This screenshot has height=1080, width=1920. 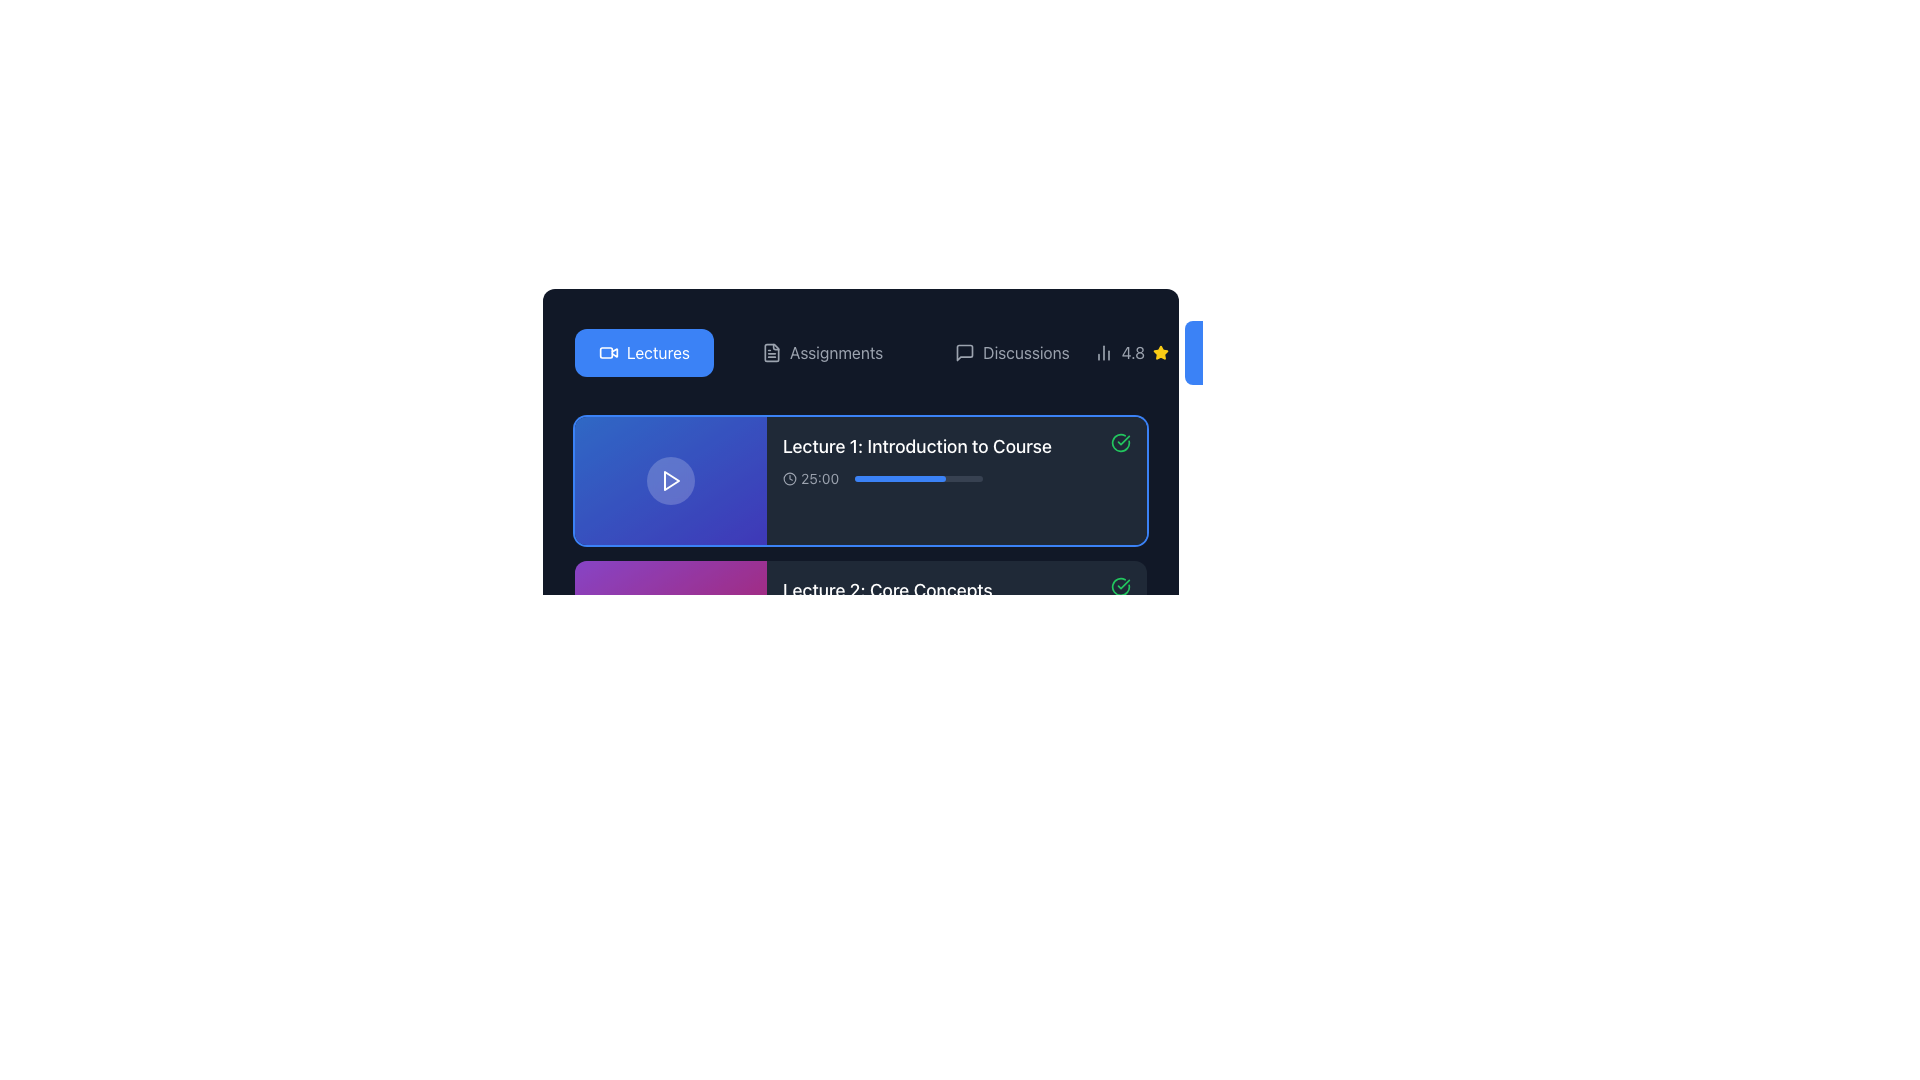 What do you see at coordinates (886, 589) in the screenshot?
I see `the Text label serving as the title for the lecture item, which is centered above the smaller text label displaying '20:00'` at bounding box center [886, 589].